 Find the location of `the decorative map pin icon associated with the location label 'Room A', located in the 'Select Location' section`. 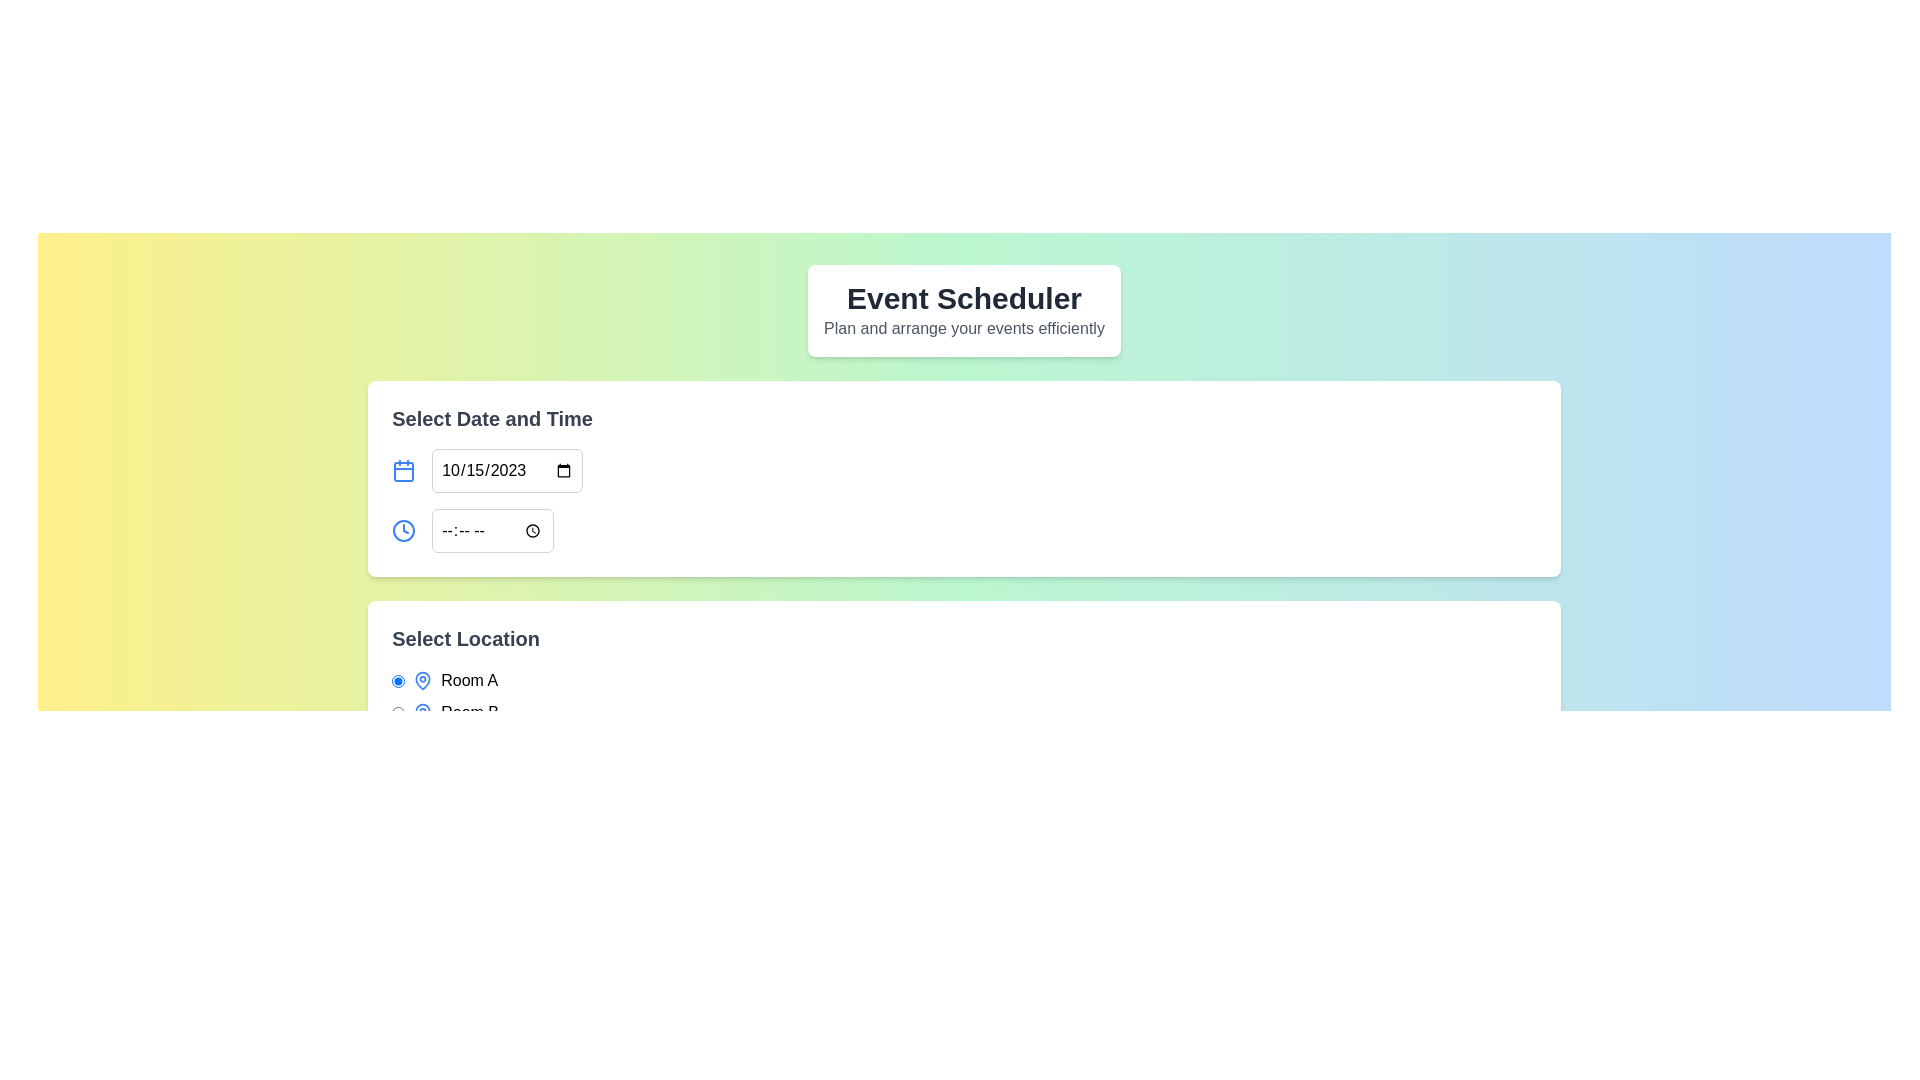

the decorative map pin icon associated with the location label 'Room A', located in the 'Select Location' section is located at coordinates (422, 680).